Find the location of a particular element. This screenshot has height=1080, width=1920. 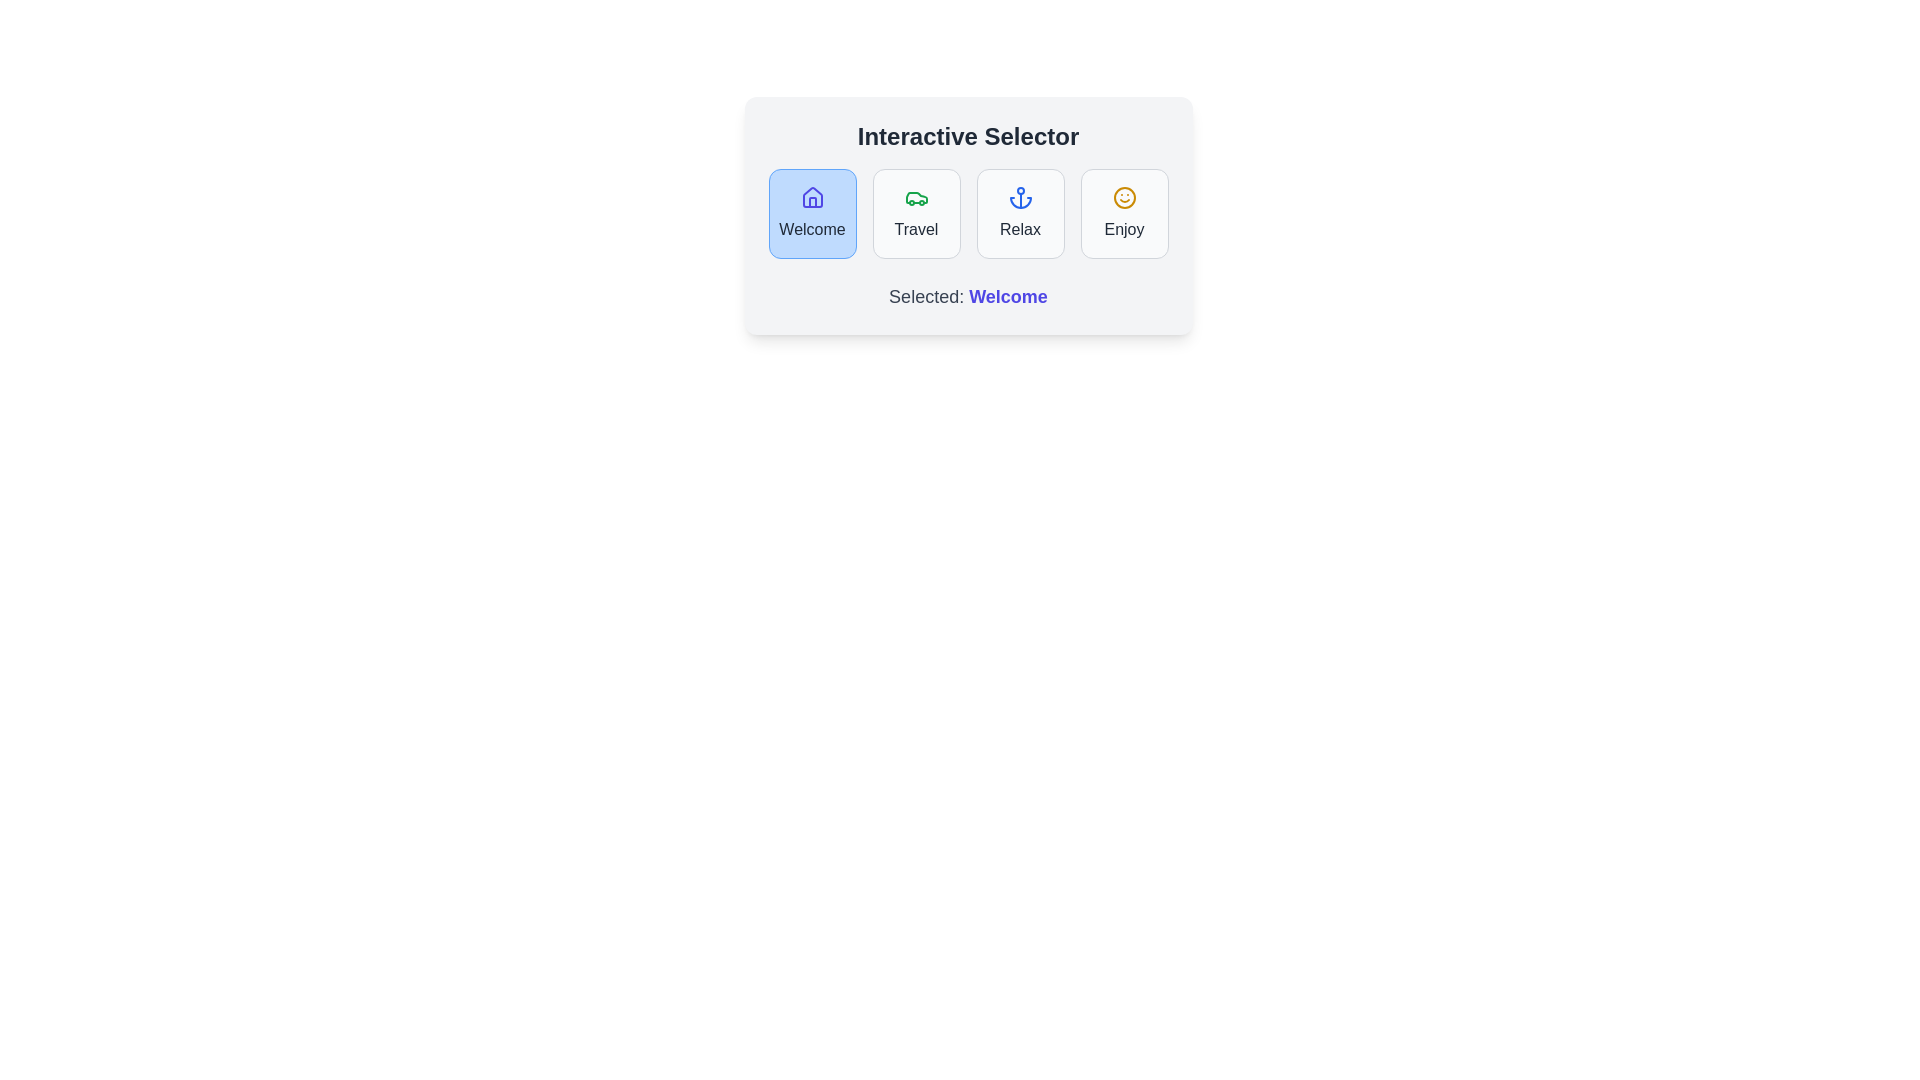

text label 'Travel' located at the bottom-center of the second card from the left in a row of four interactive cards is located at coordinates (915, 229).